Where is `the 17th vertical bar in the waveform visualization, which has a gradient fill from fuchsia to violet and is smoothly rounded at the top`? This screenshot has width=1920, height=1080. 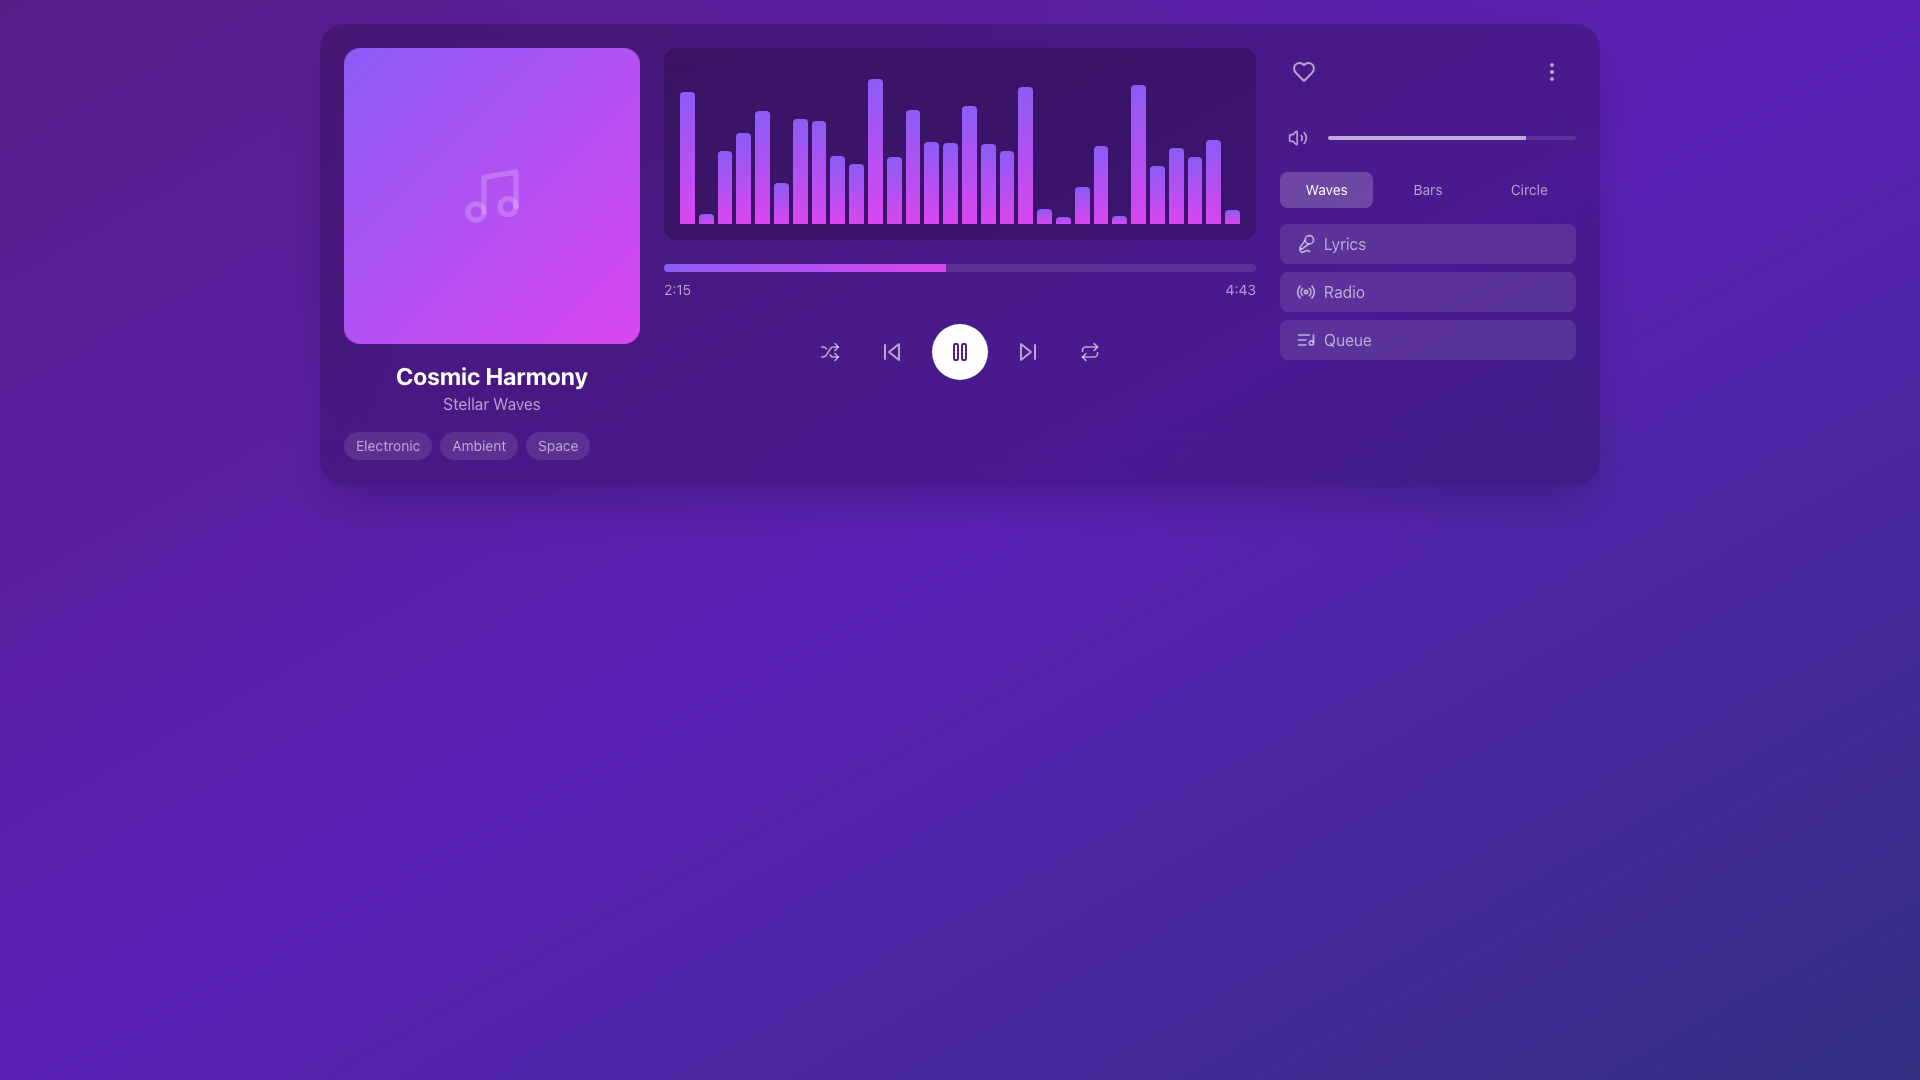
the 17th vertical bar in the waveform visualization, which has a gradient fill from fuchsia to violet and is smoothly rounded at the top is located at coordinates (1007, 187).